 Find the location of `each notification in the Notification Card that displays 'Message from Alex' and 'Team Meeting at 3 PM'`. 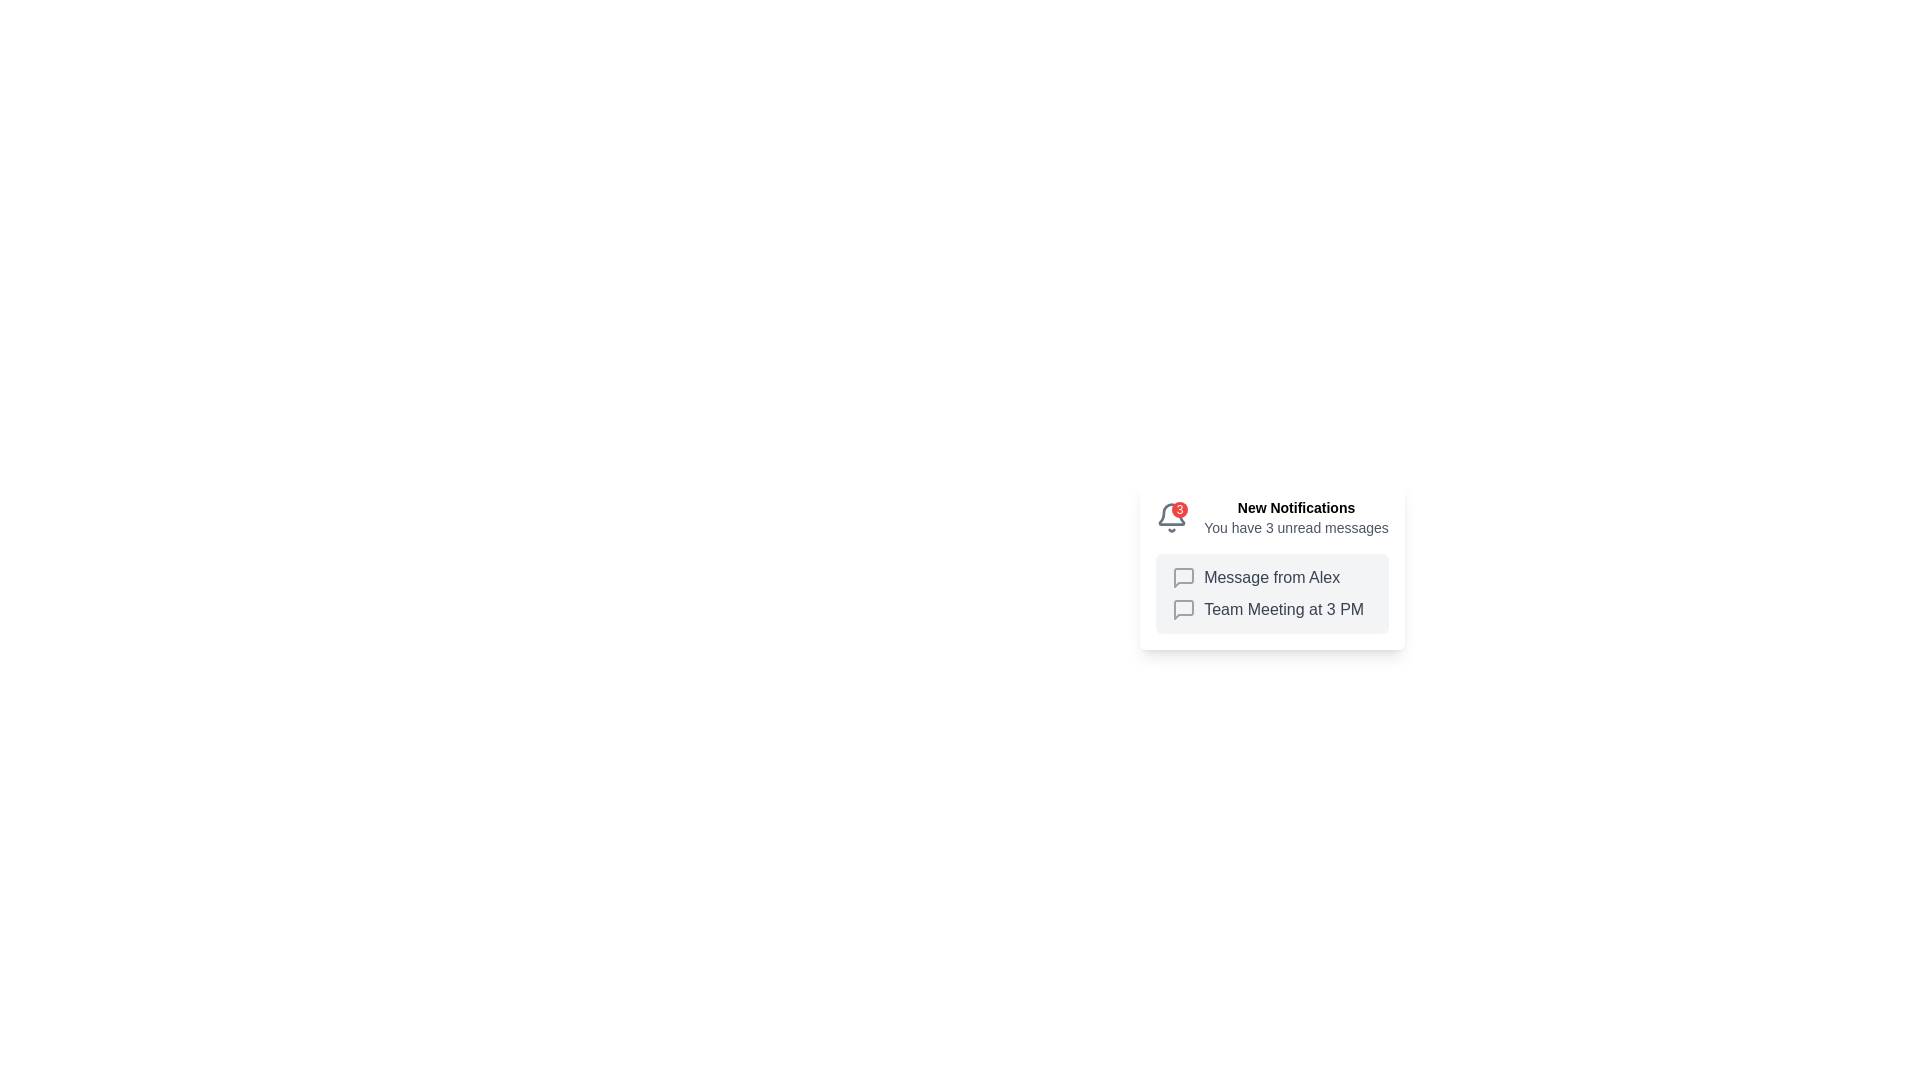

each notification in the Notification Card that displays 'Message from Alex' and 'Team Meeting at 3 PM' is located at coordinates (1271, 566).